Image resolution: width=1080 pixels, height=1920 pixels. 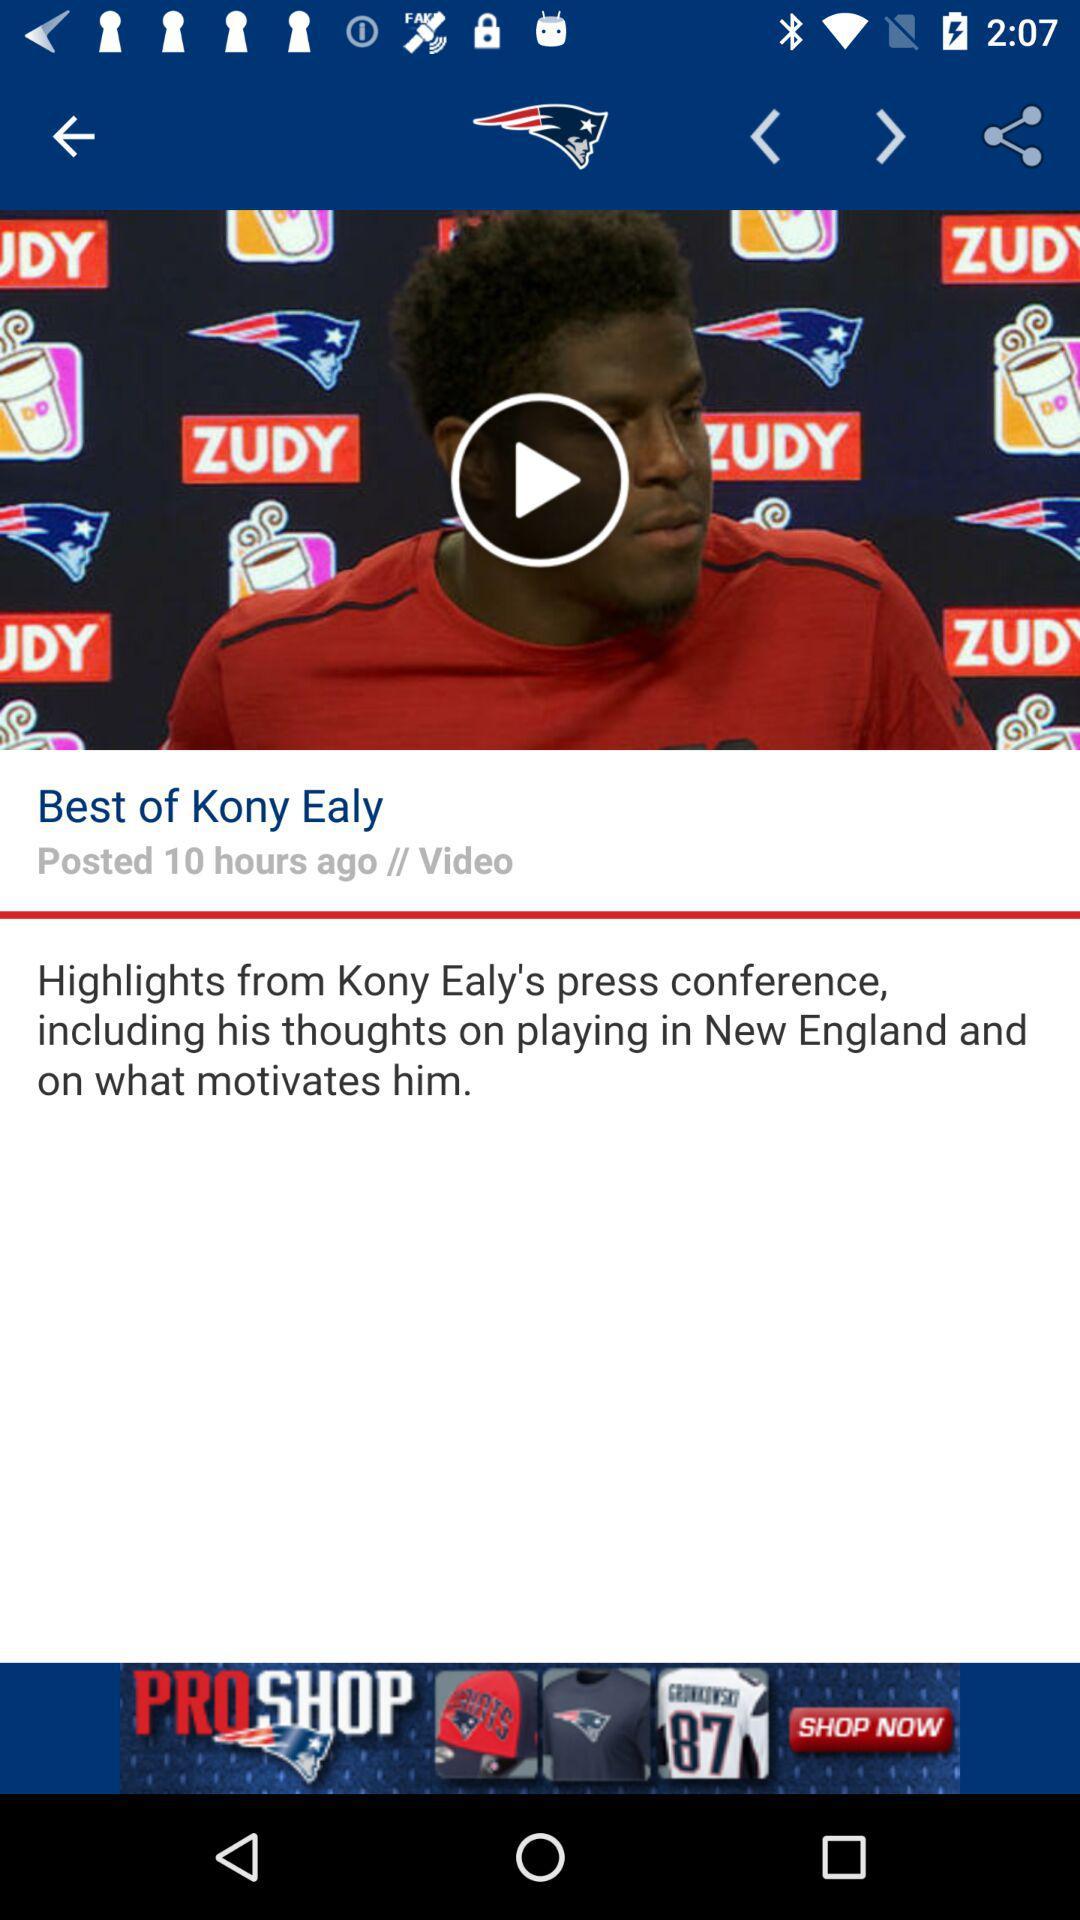 I want to click on remove the add, so click(x=540, y=1727).